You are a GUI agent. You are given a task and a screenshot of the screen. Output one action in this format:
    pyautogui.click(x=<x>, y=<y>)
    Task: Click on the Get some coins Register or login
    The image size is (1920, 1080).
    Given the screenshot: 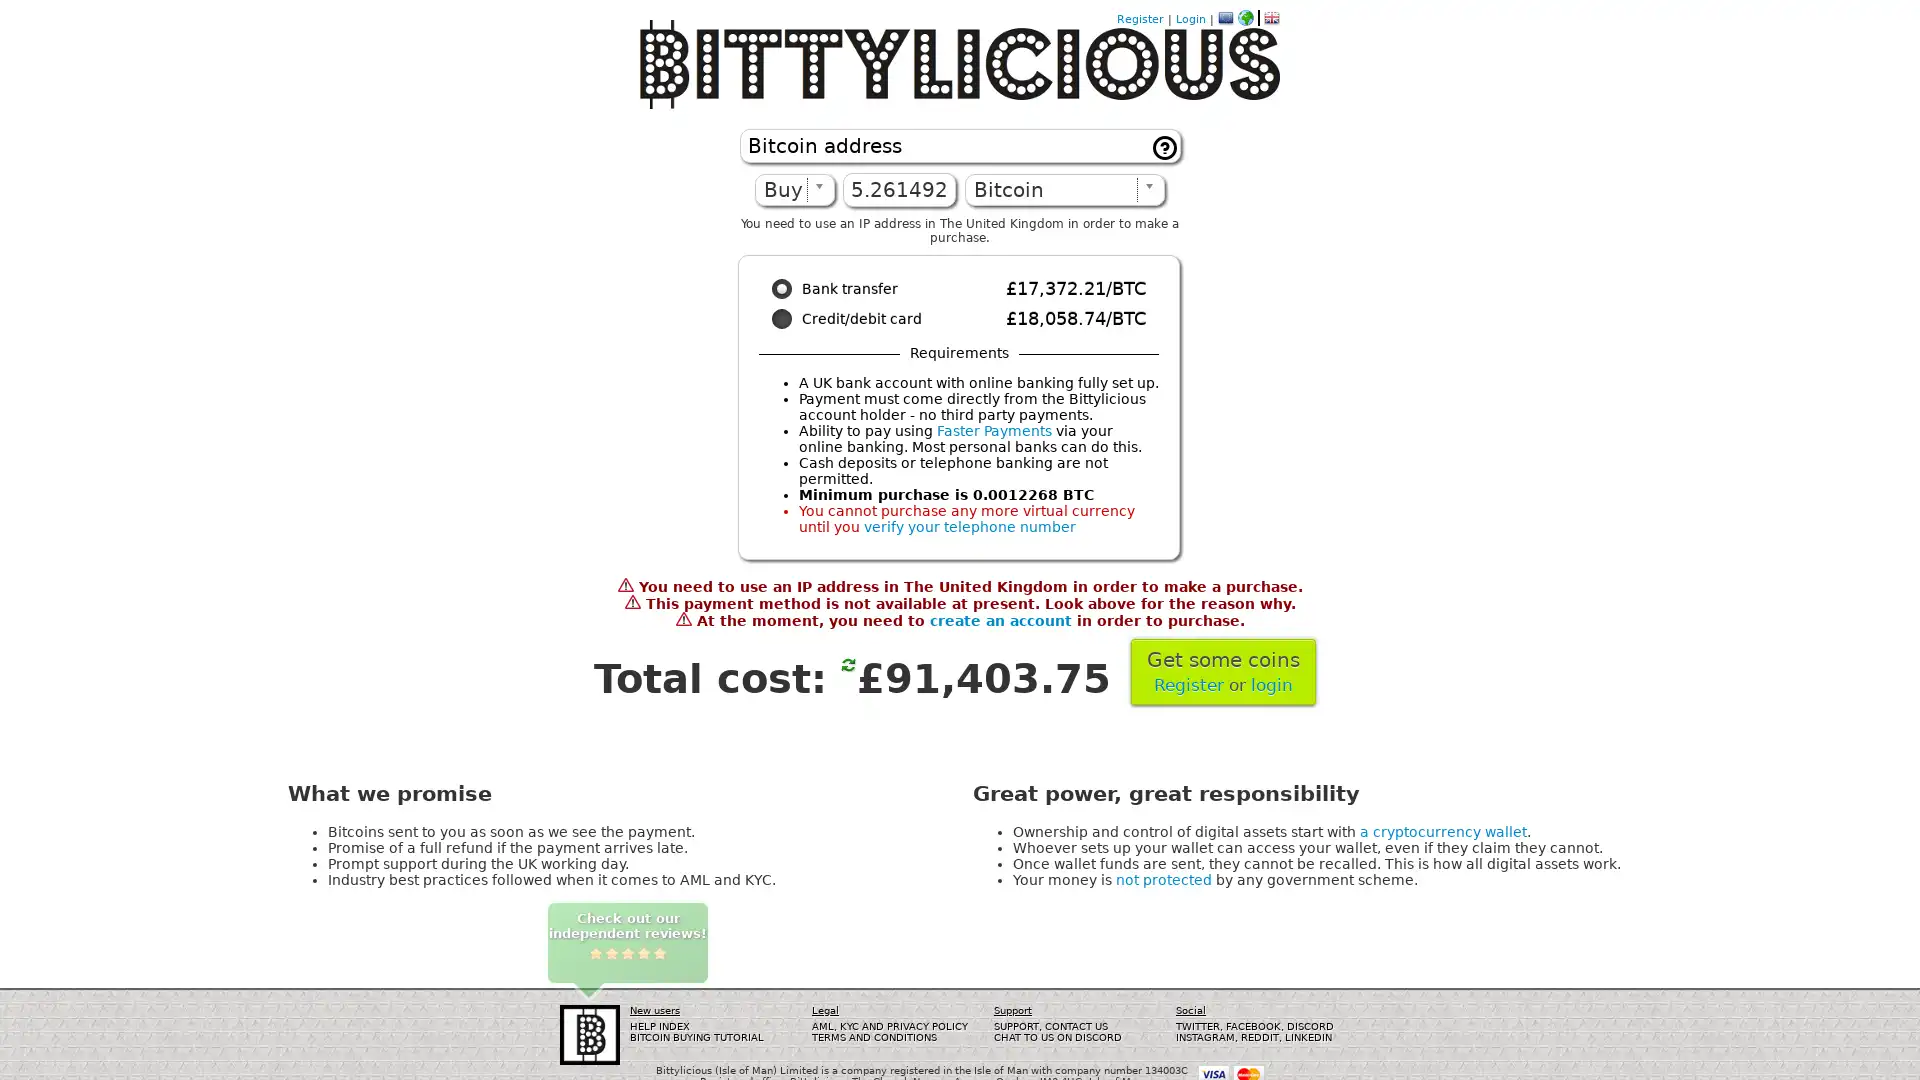 What is the action you would take?
    pyautogui.click(x=1222, y=671)
    